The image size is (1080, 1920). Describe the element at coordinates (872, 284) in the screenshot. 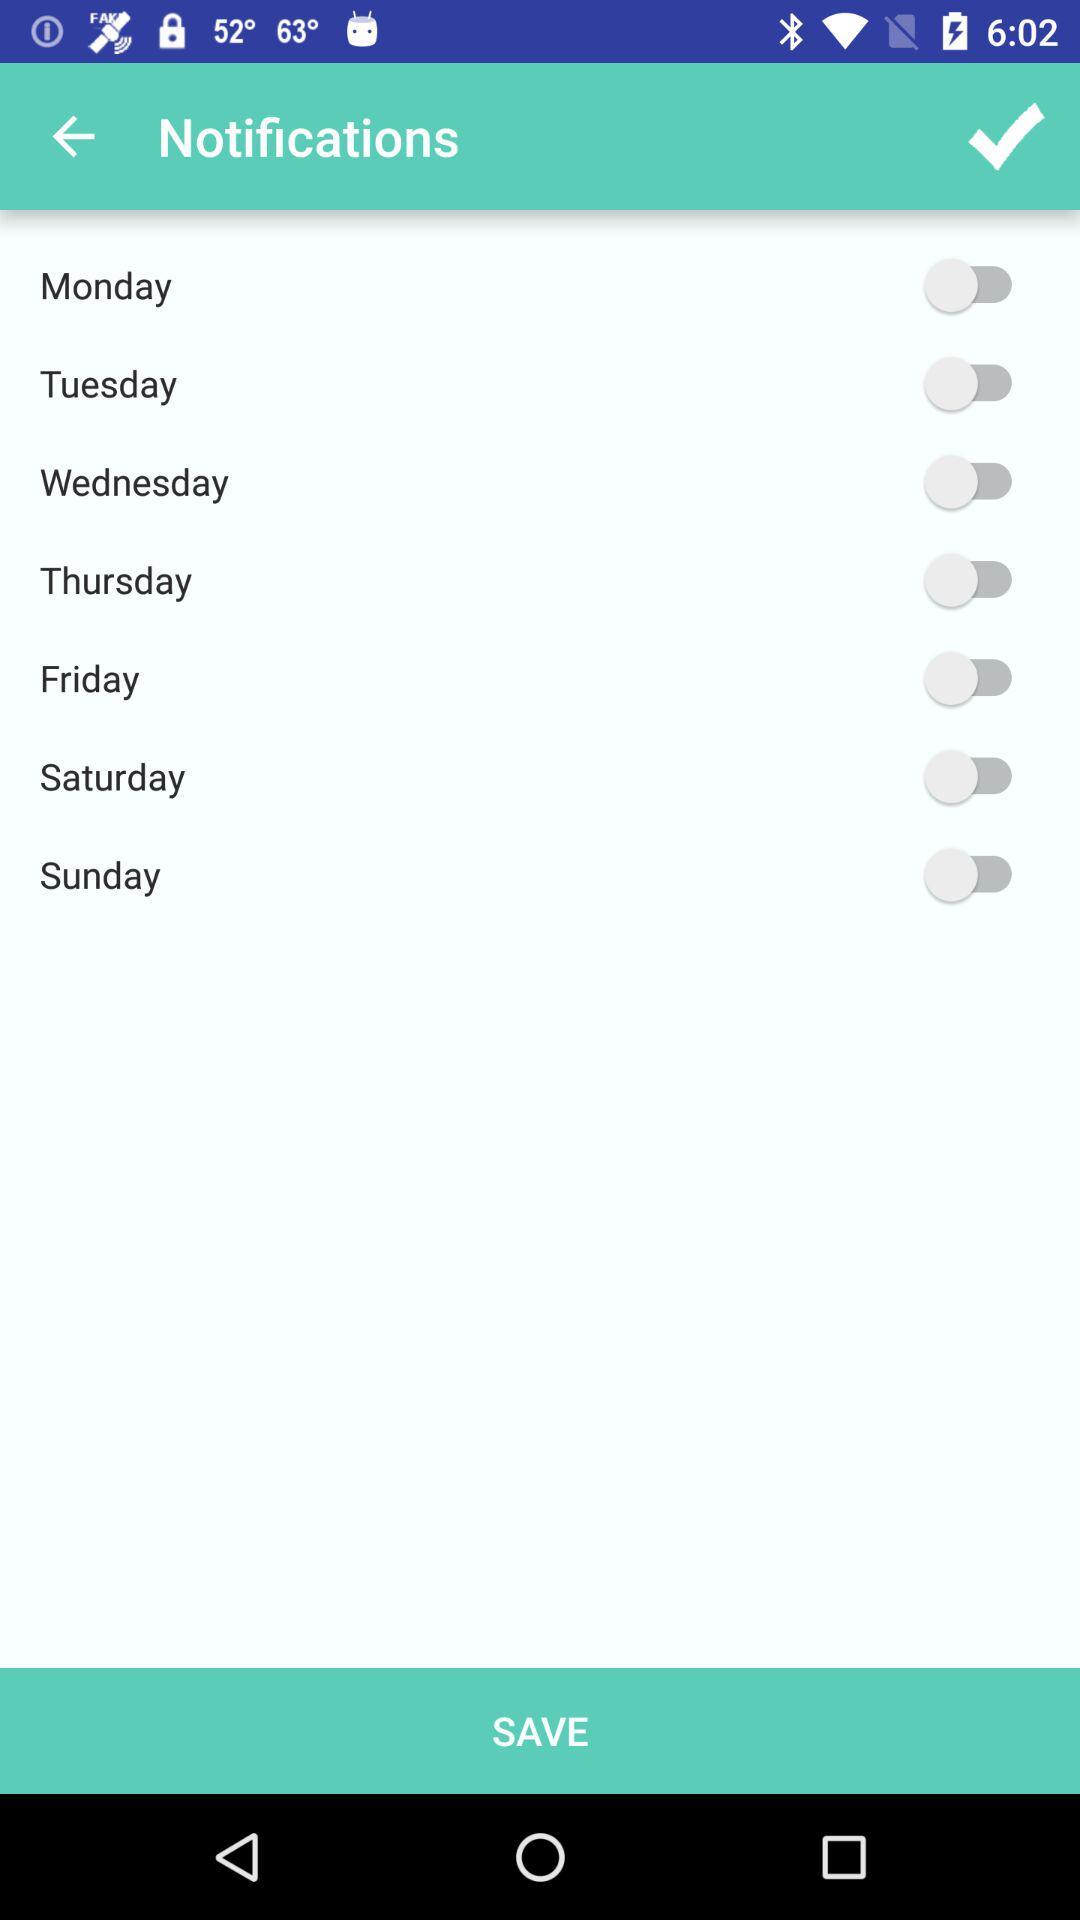

I see `icon to the right of monday icon` at that location.